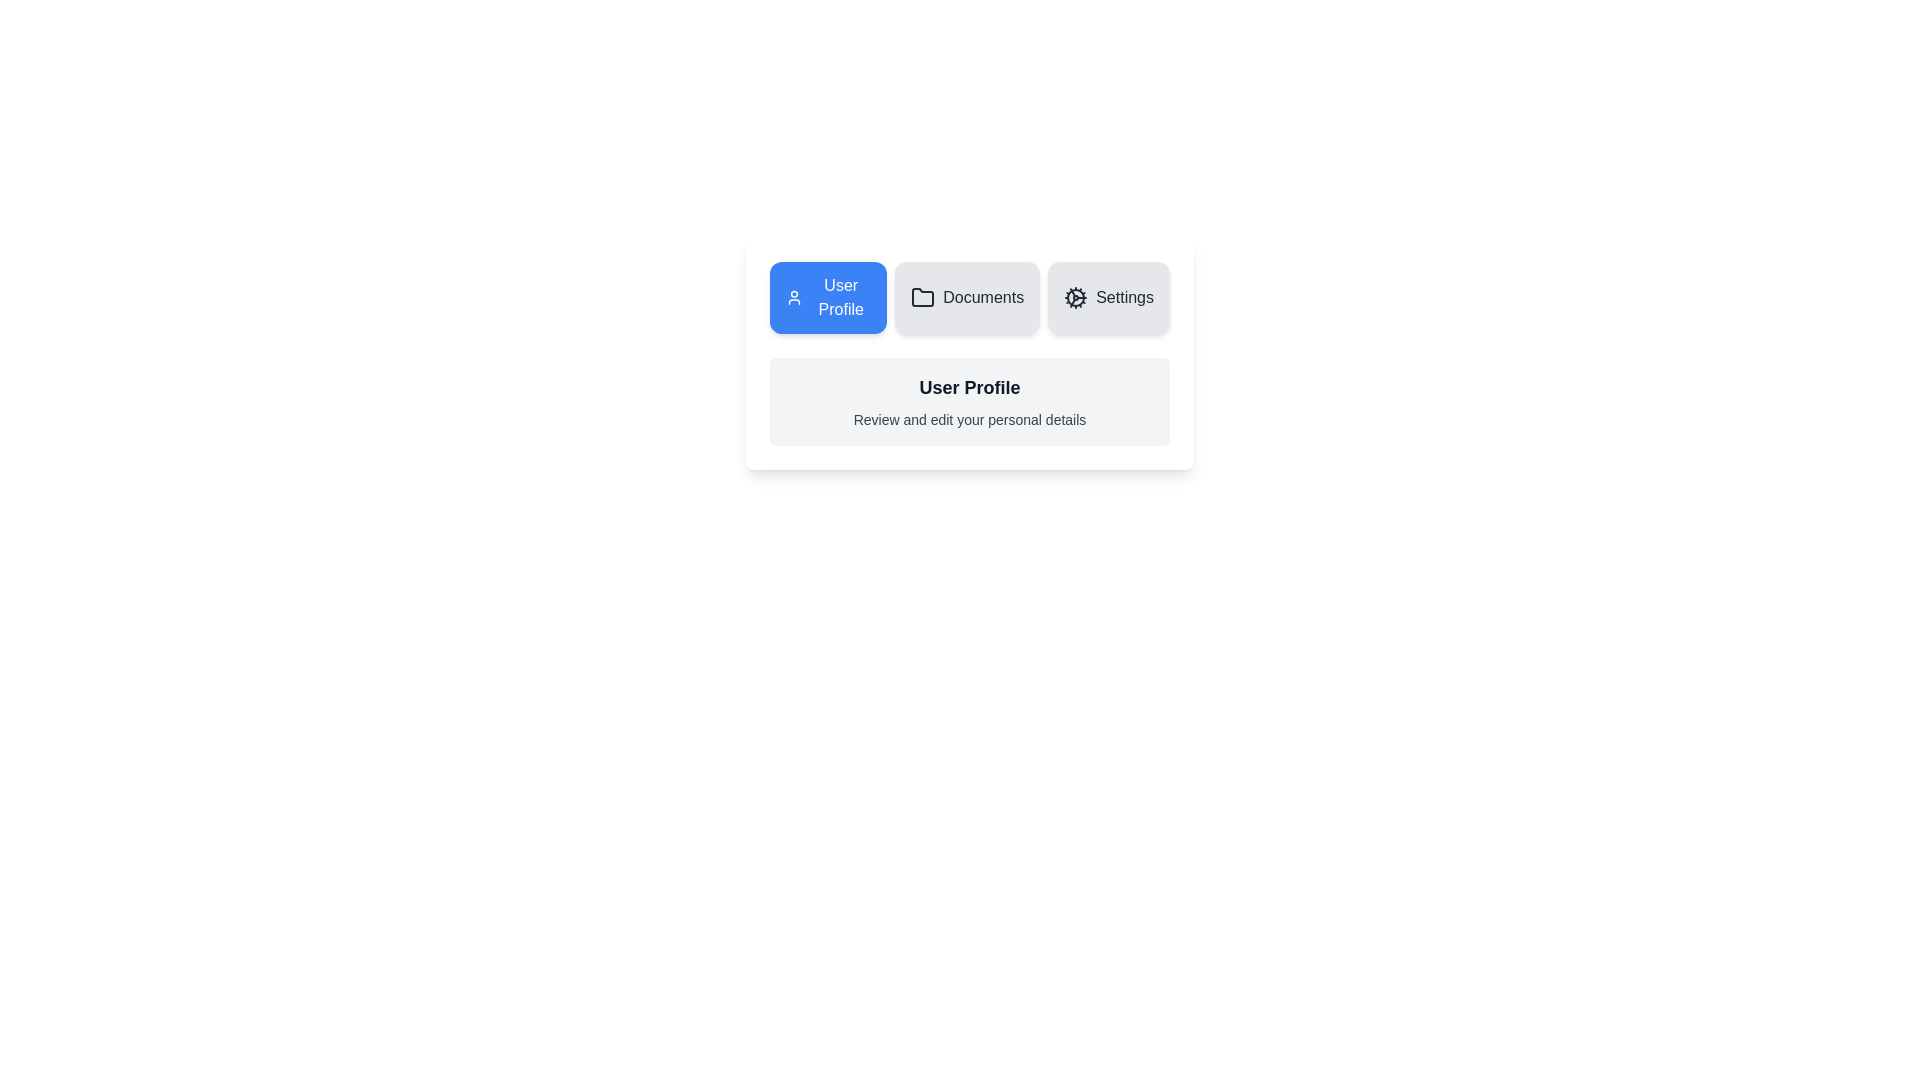 The height and width of the screenshot is (1080, 1920). I want to click on the tab labeled Documents, so click(967, 297).